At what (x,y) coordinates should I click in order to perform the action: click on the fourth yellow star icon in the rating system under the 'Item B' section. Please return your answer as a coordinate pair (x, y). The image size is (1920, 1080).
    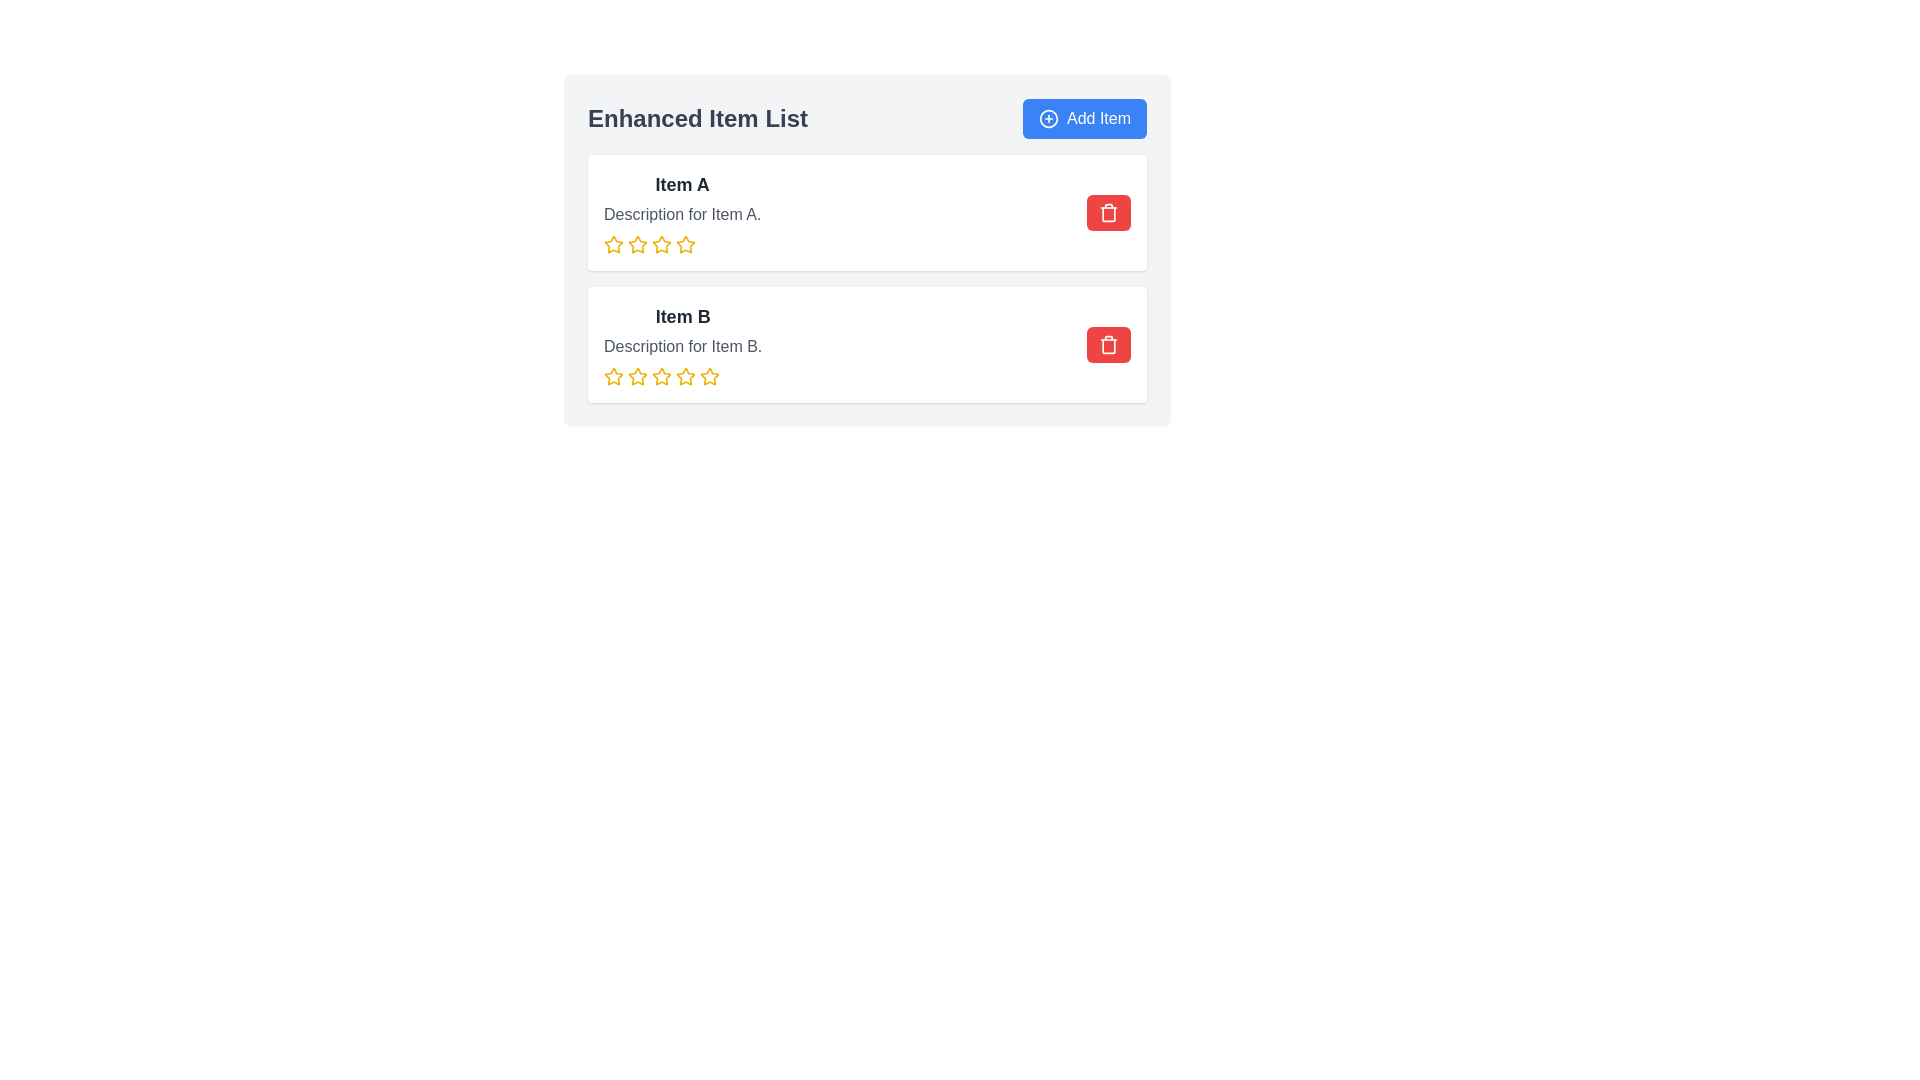
    Looking at the image, I should click on (686, 376).